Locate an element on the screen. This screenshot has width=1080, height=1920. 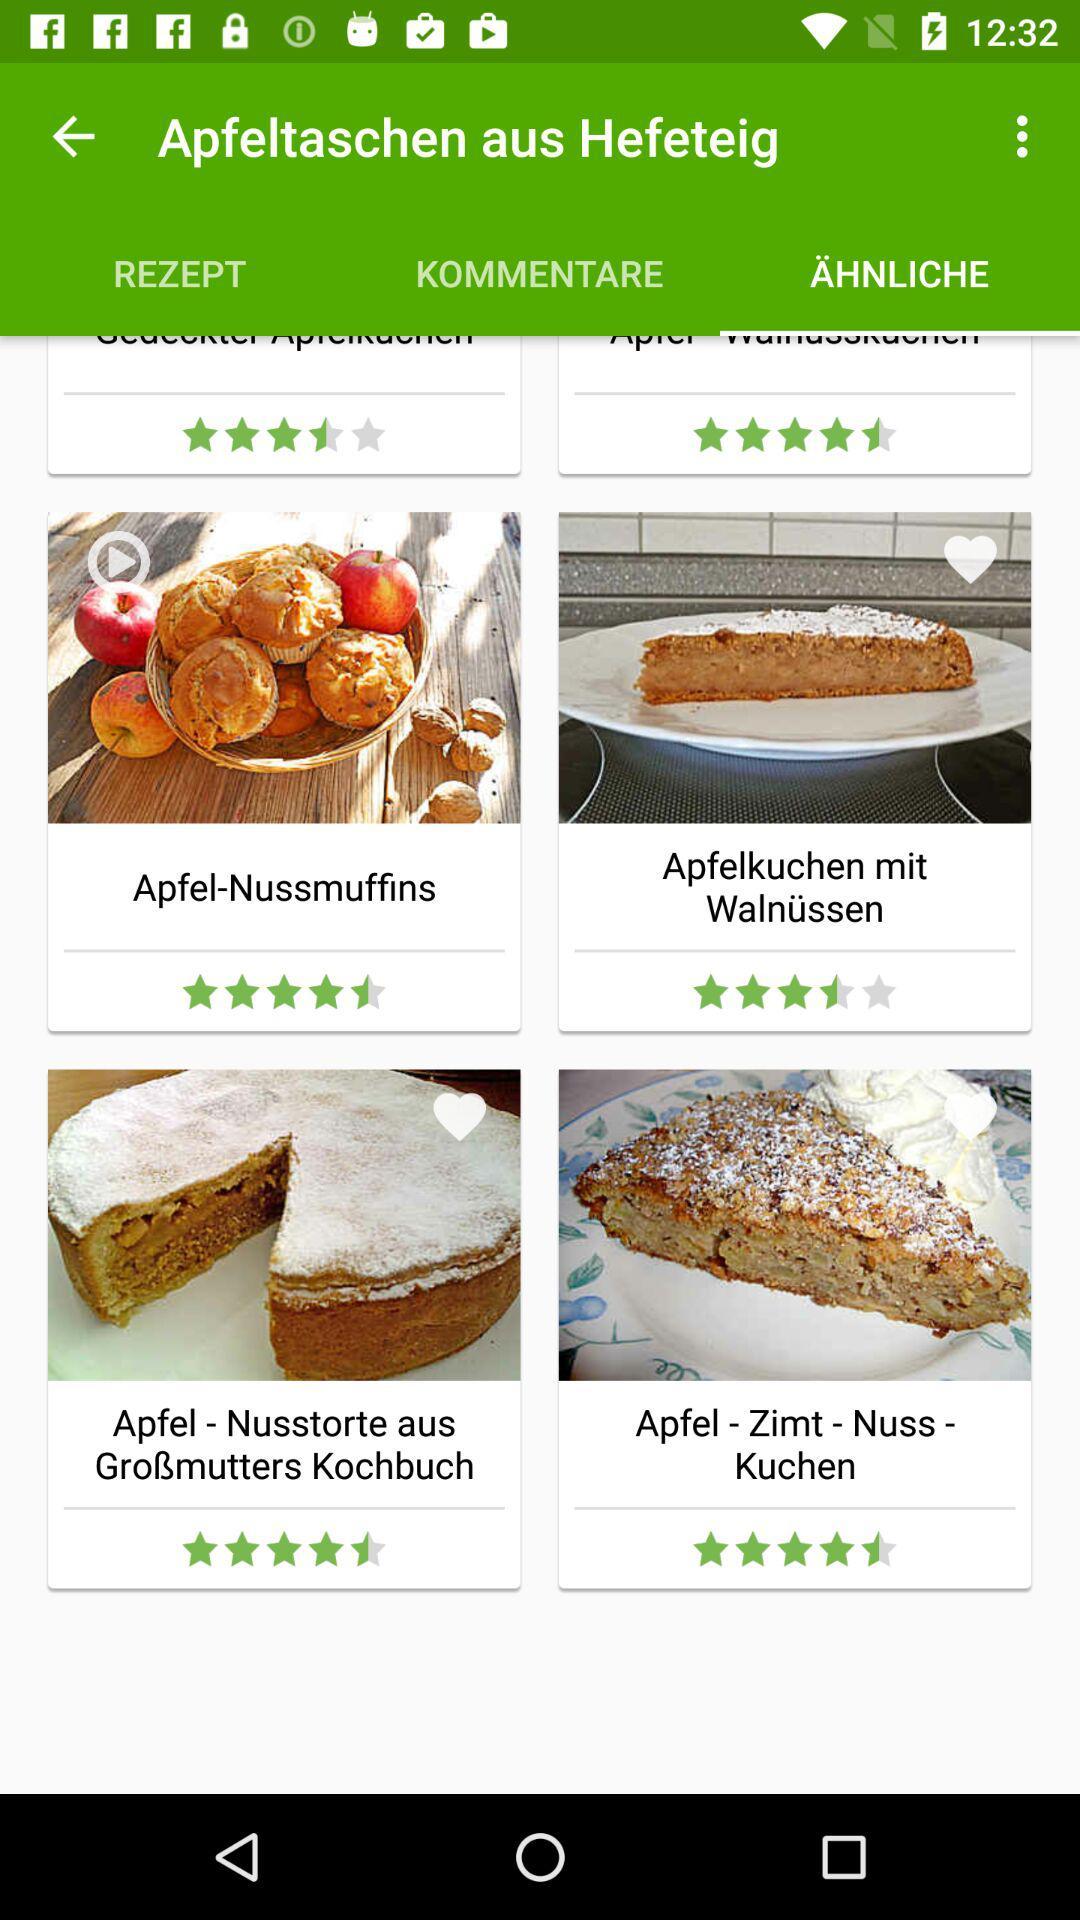
the item to the right of apfeltaschen aus hefeteig is located at coordinates (1027, 135).